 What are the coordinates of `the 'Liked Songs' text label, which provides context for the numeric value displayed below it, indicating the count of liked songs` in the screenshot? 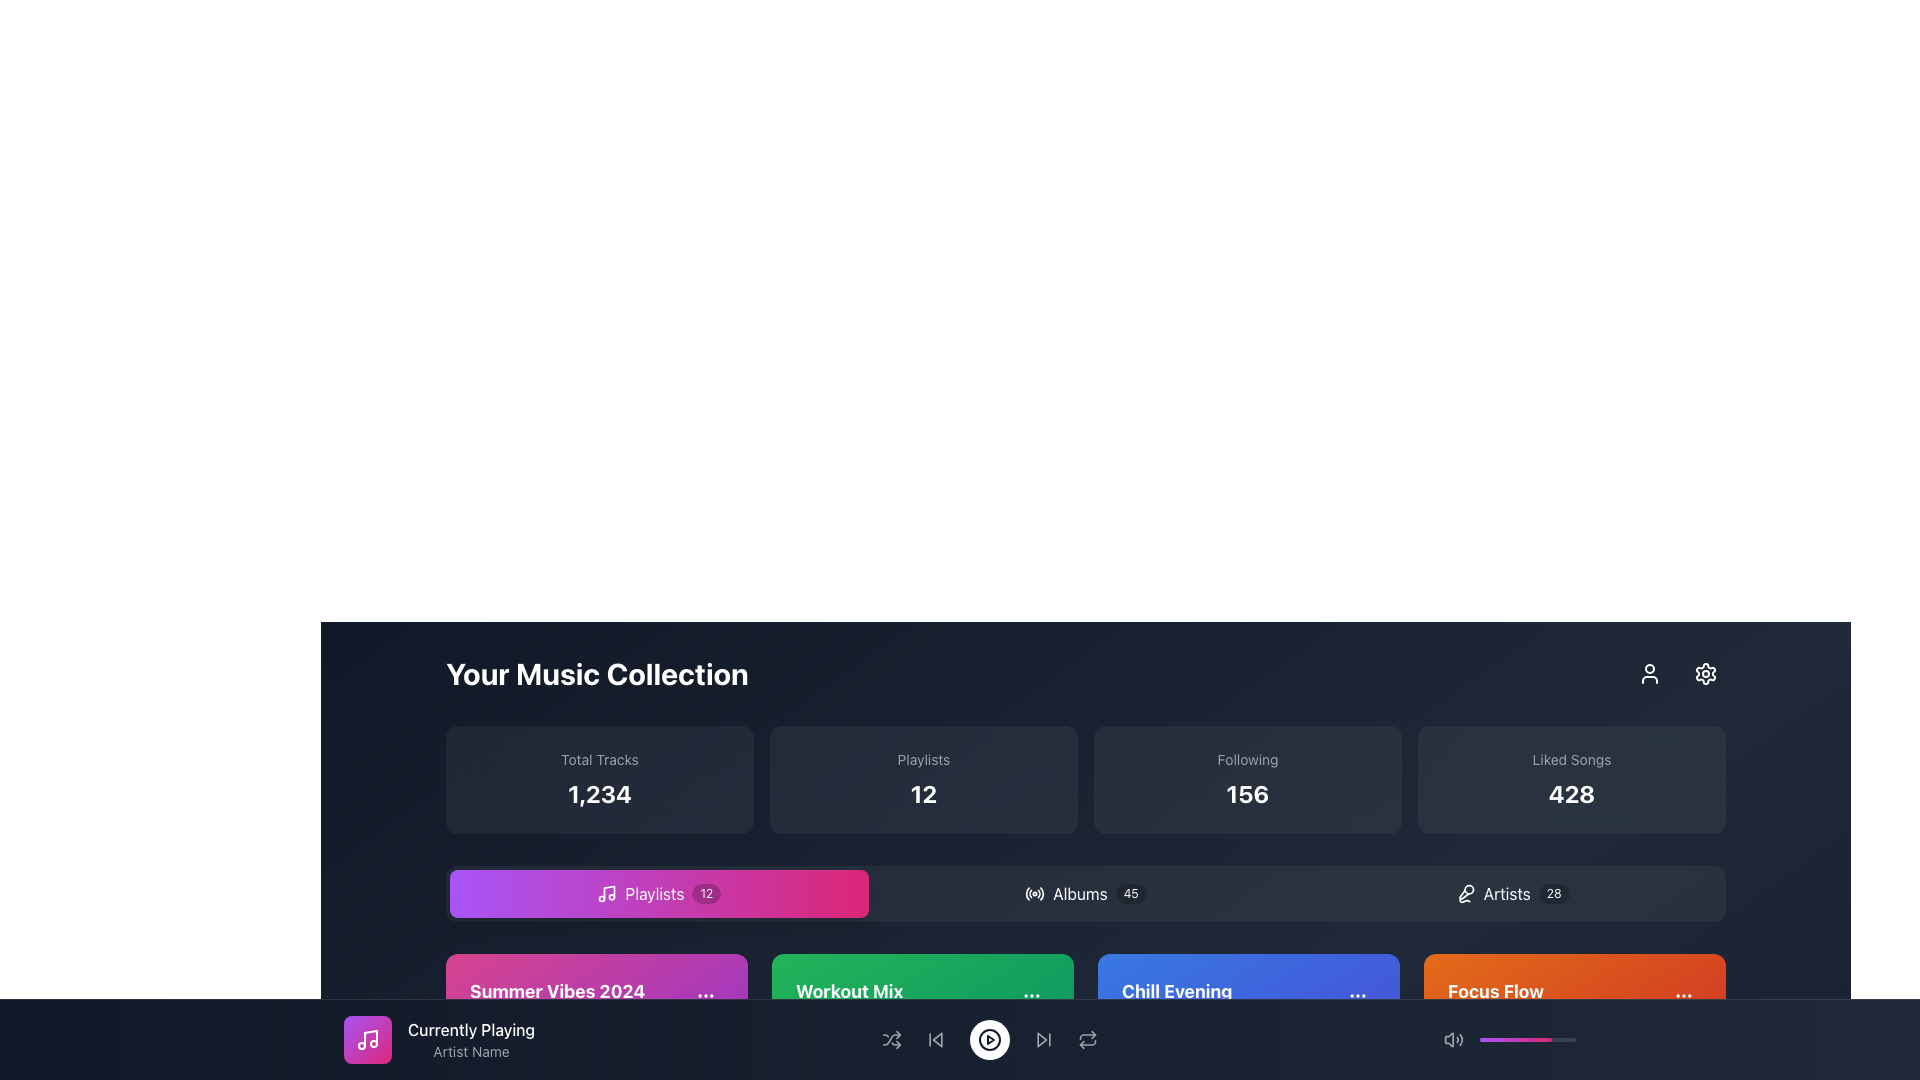 It's located at (1570, 759).